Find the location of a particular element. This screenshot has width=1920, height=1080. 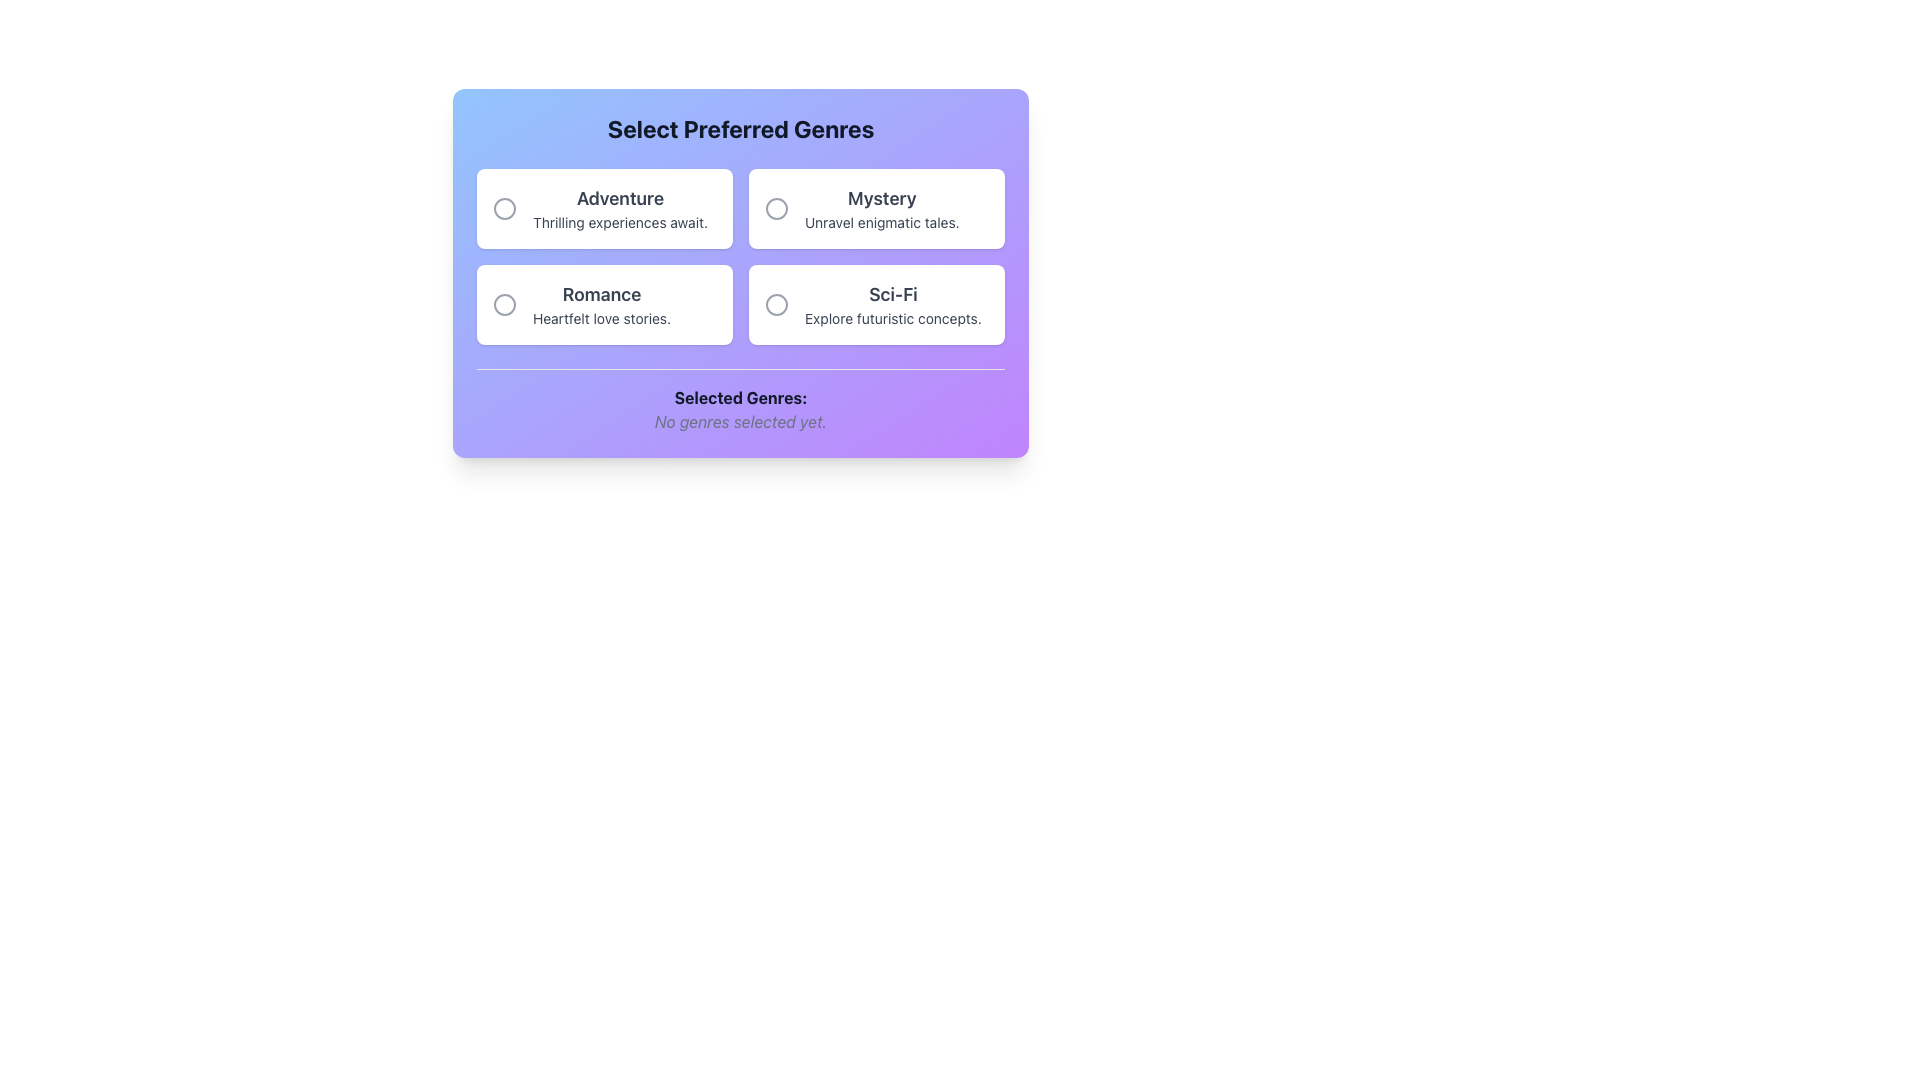

the Radio Button Visual Indicator for the 'Mystery' genre is located at coordinates (776, 208).